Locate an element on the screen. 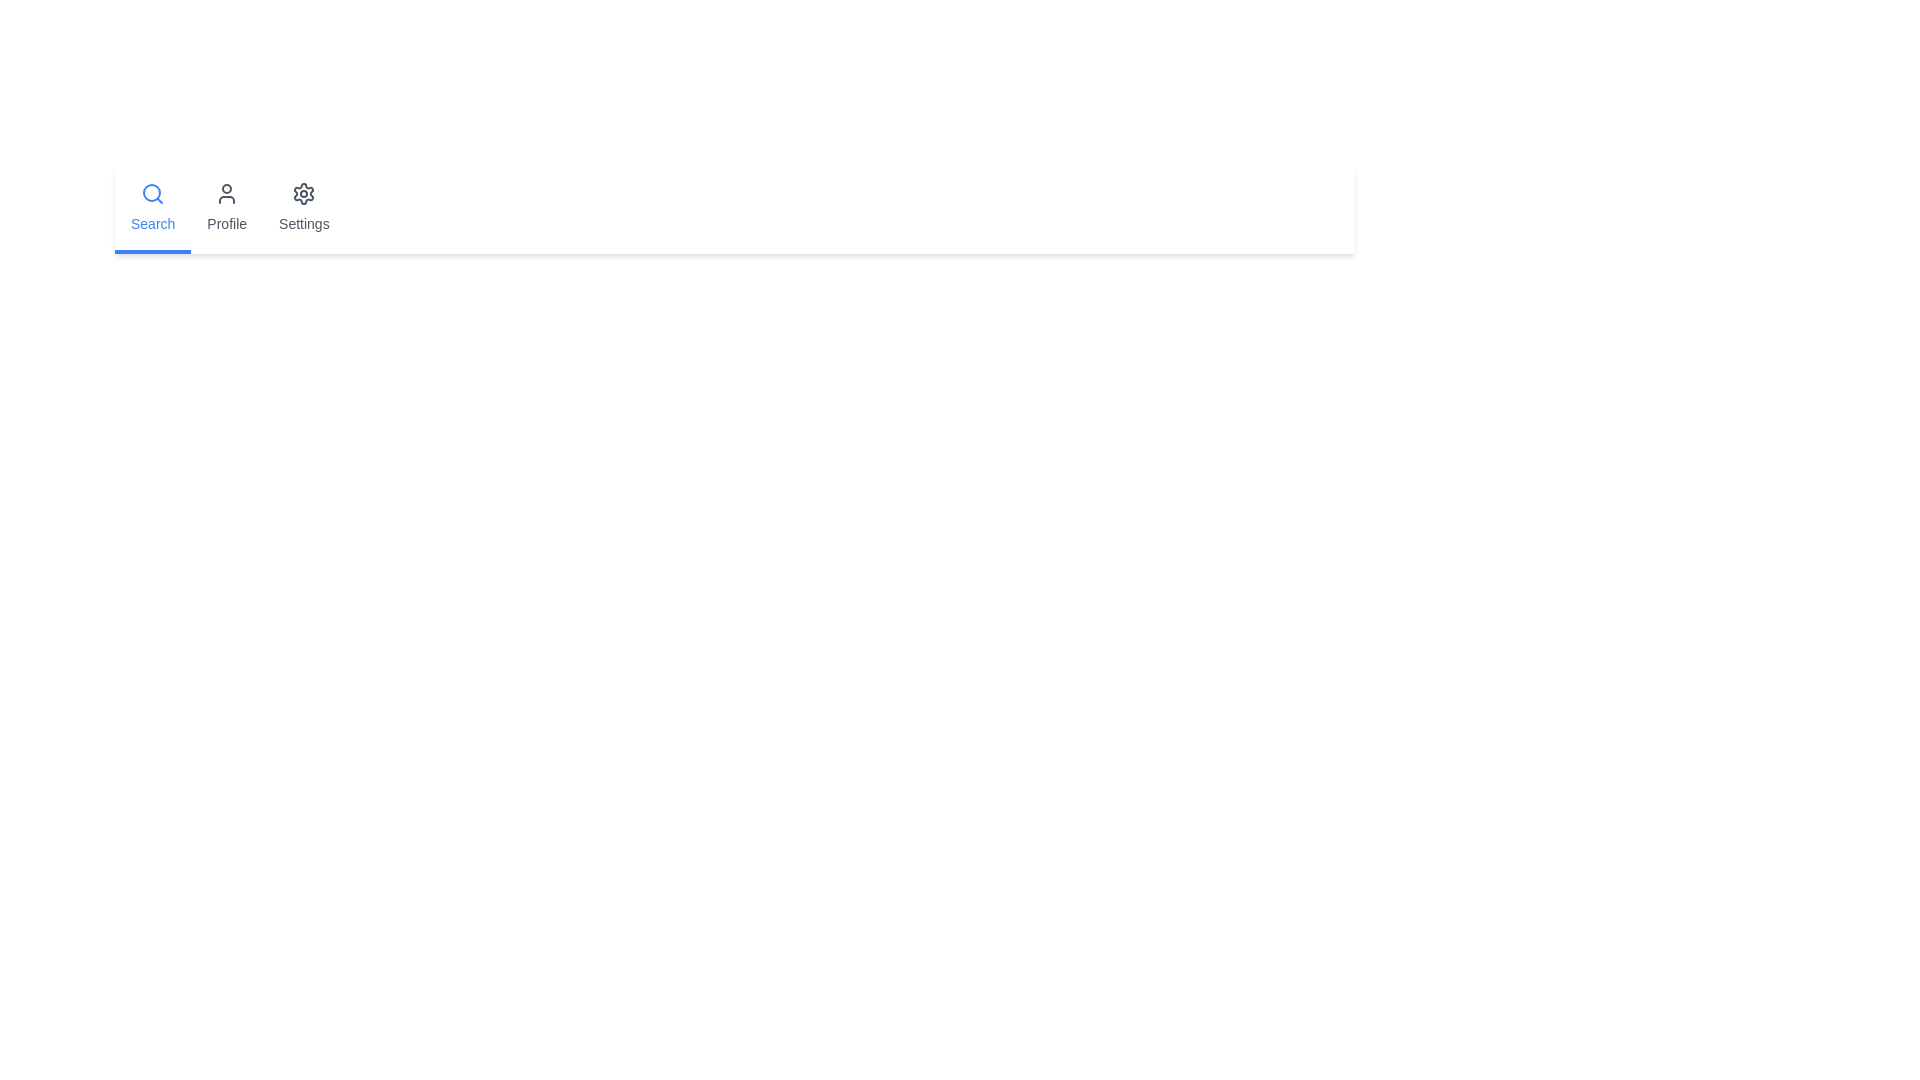 The height and width of the screenshot is (1080, 1920). the 'Profile' text label, which is styled in a smaller font and located below the user icon in the navigation menu is located at coordinates (227, 223).